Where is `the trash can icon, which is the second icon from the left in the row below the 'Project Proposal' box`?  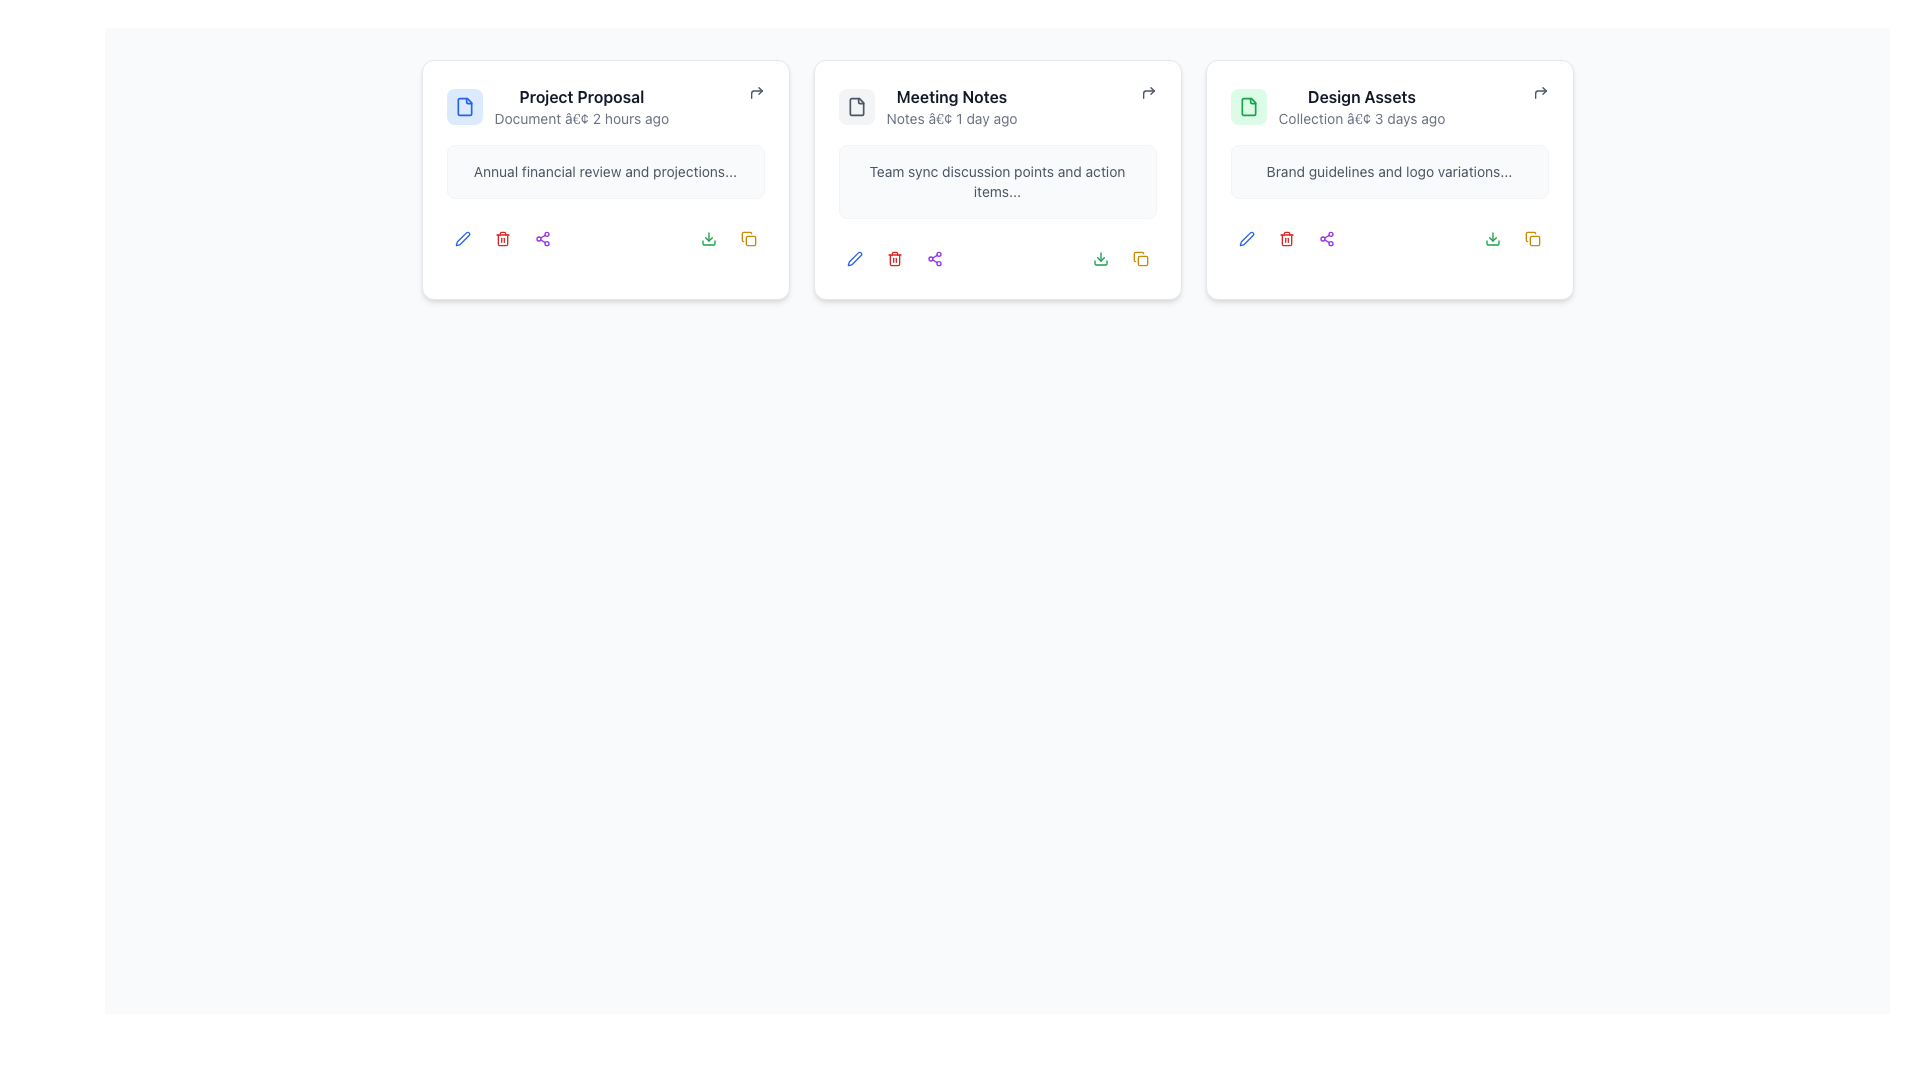
the trash can icon, which is the second icon from the left in the row below the 'Project Proposal' box is located at coordinates (502, 239).